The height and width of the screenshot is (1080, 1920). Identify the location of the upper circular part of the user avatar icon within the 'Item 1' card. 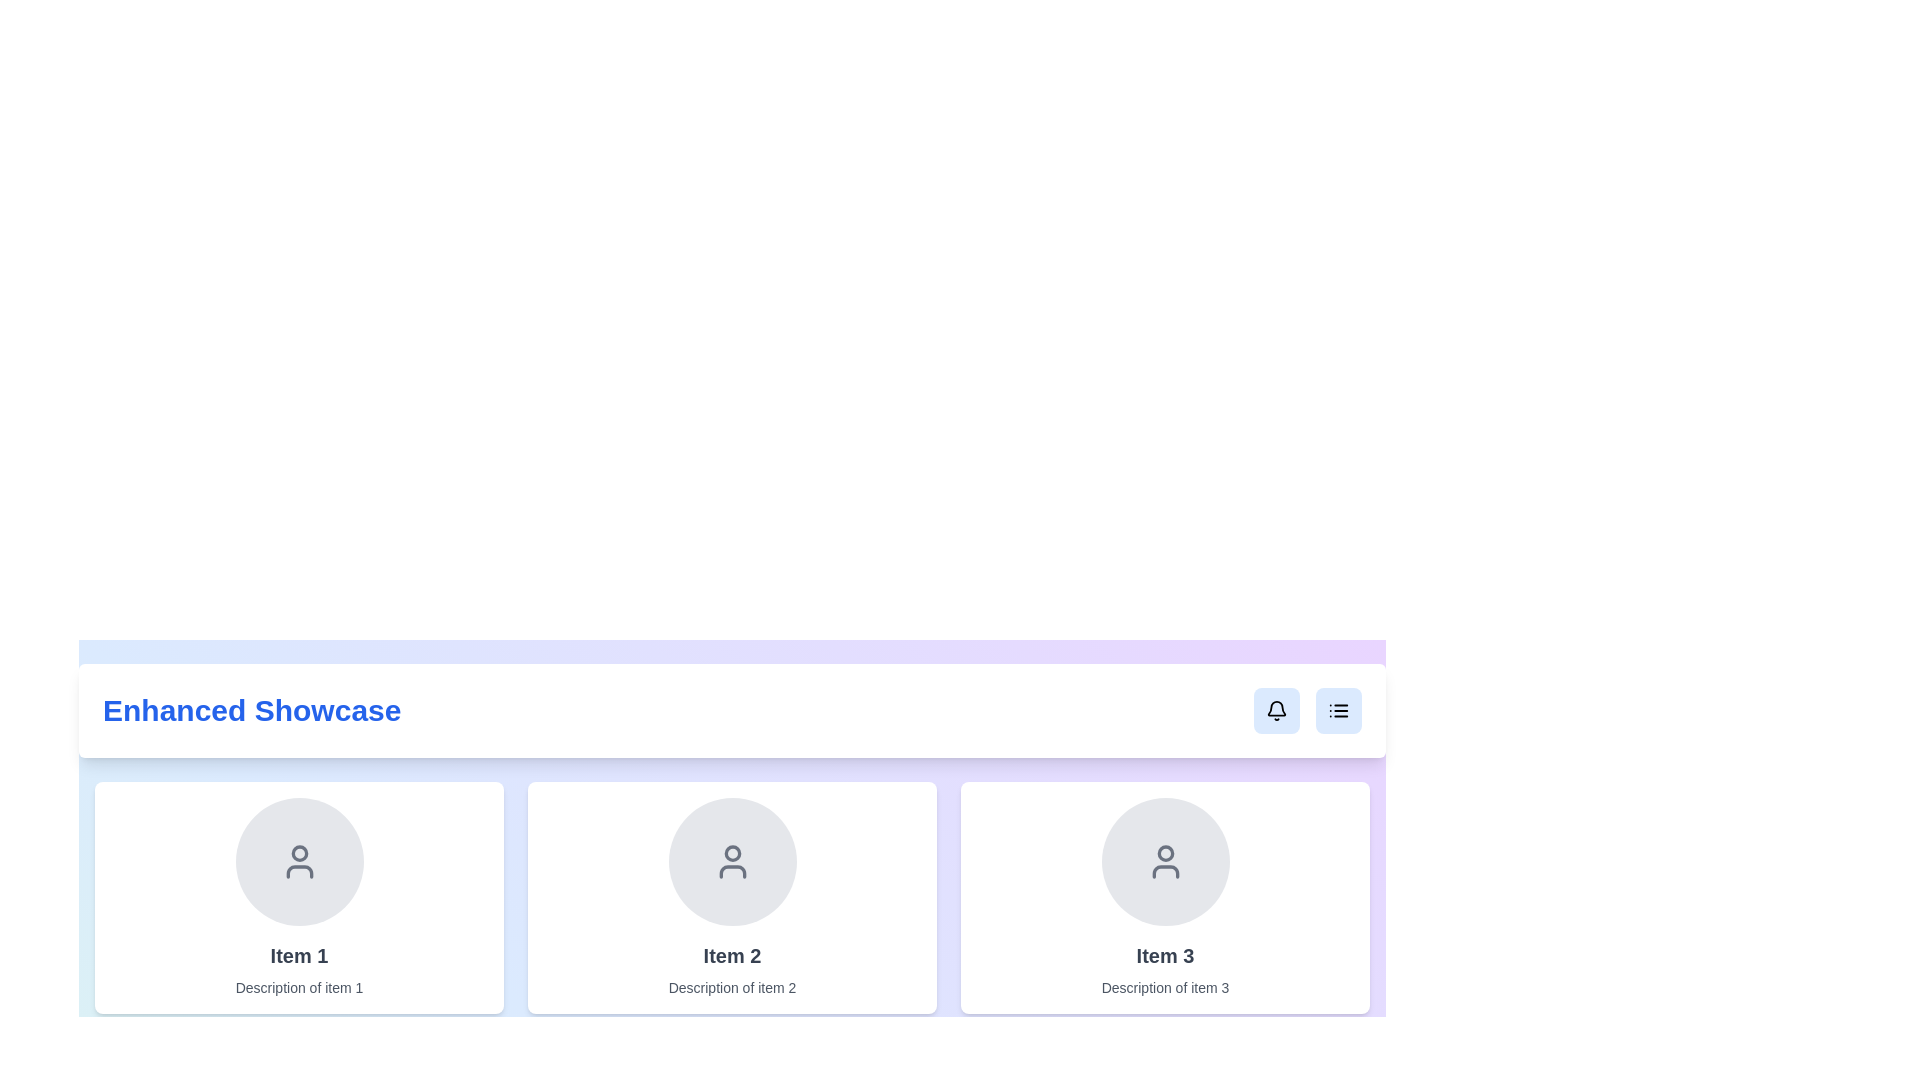
(298, 853).